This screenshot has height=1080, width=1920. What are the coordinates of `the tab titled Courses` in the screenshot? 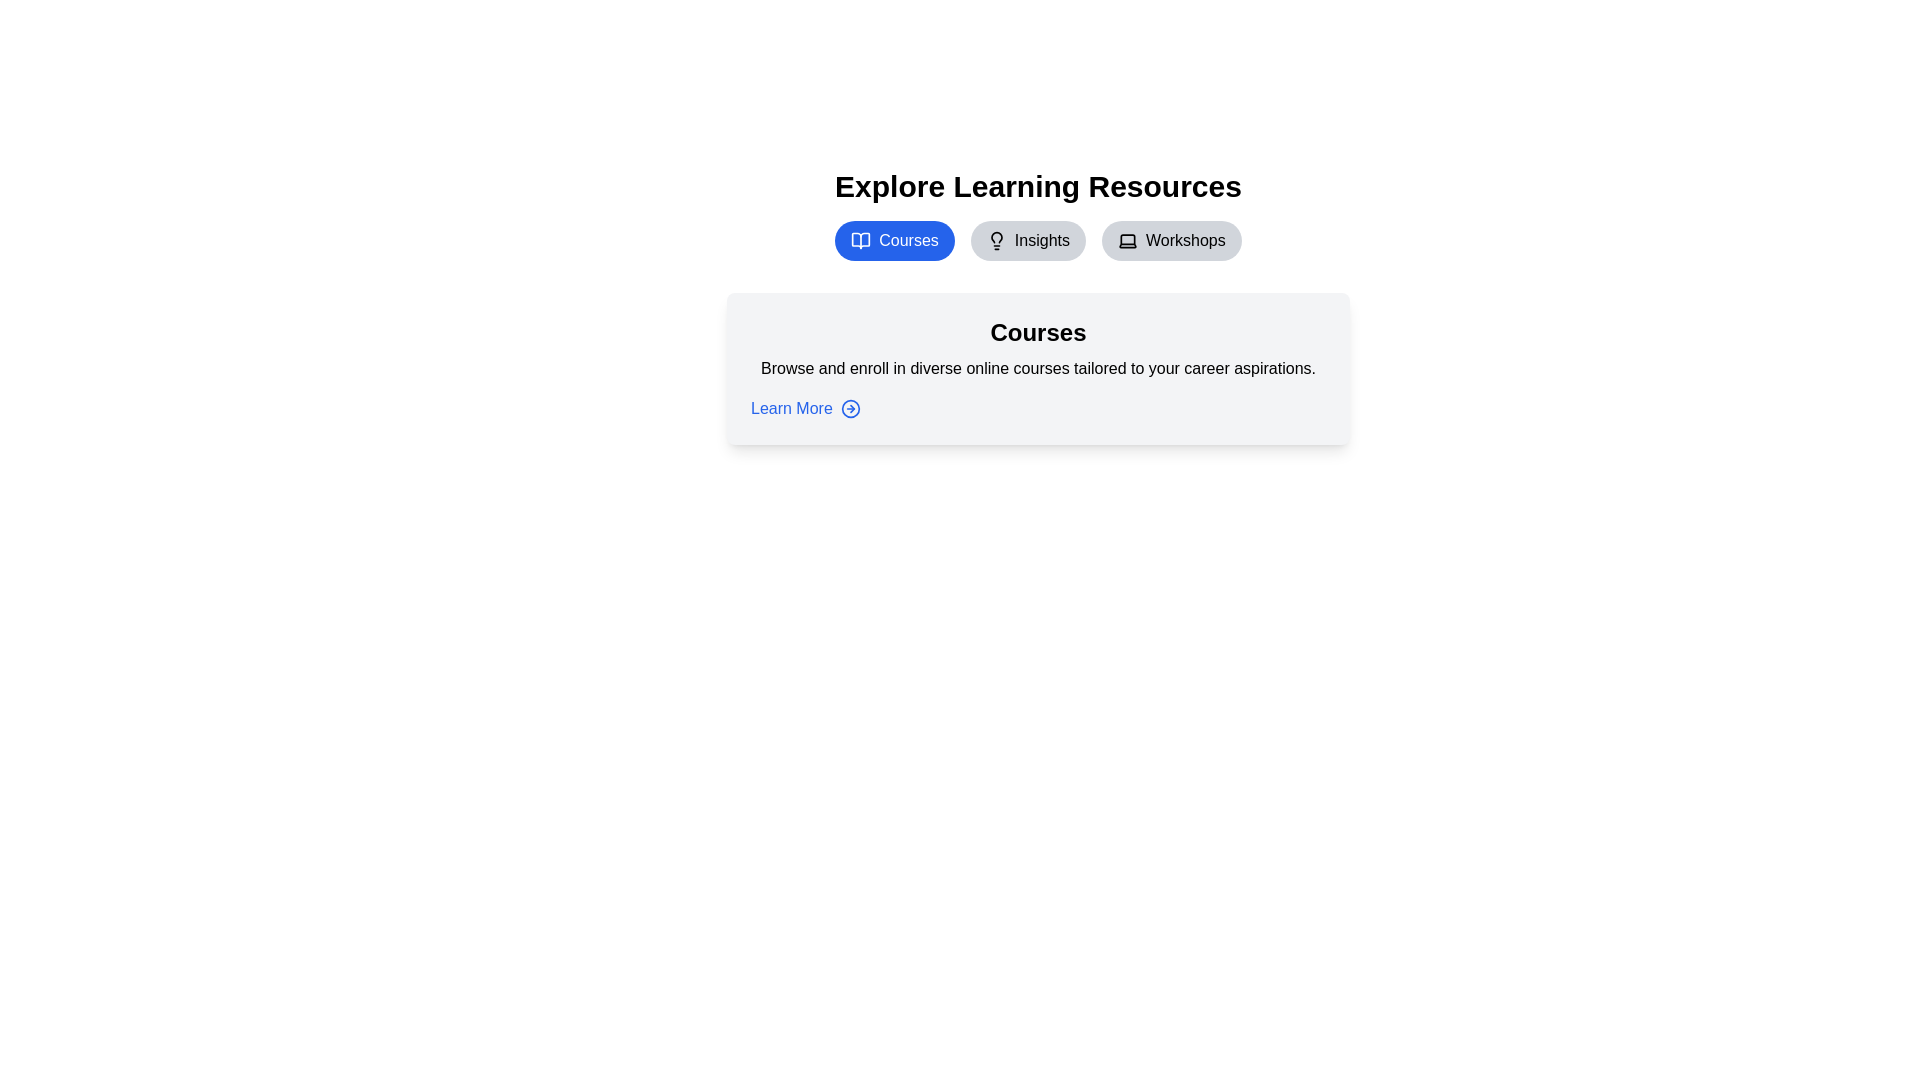 It's located at (894, 239).